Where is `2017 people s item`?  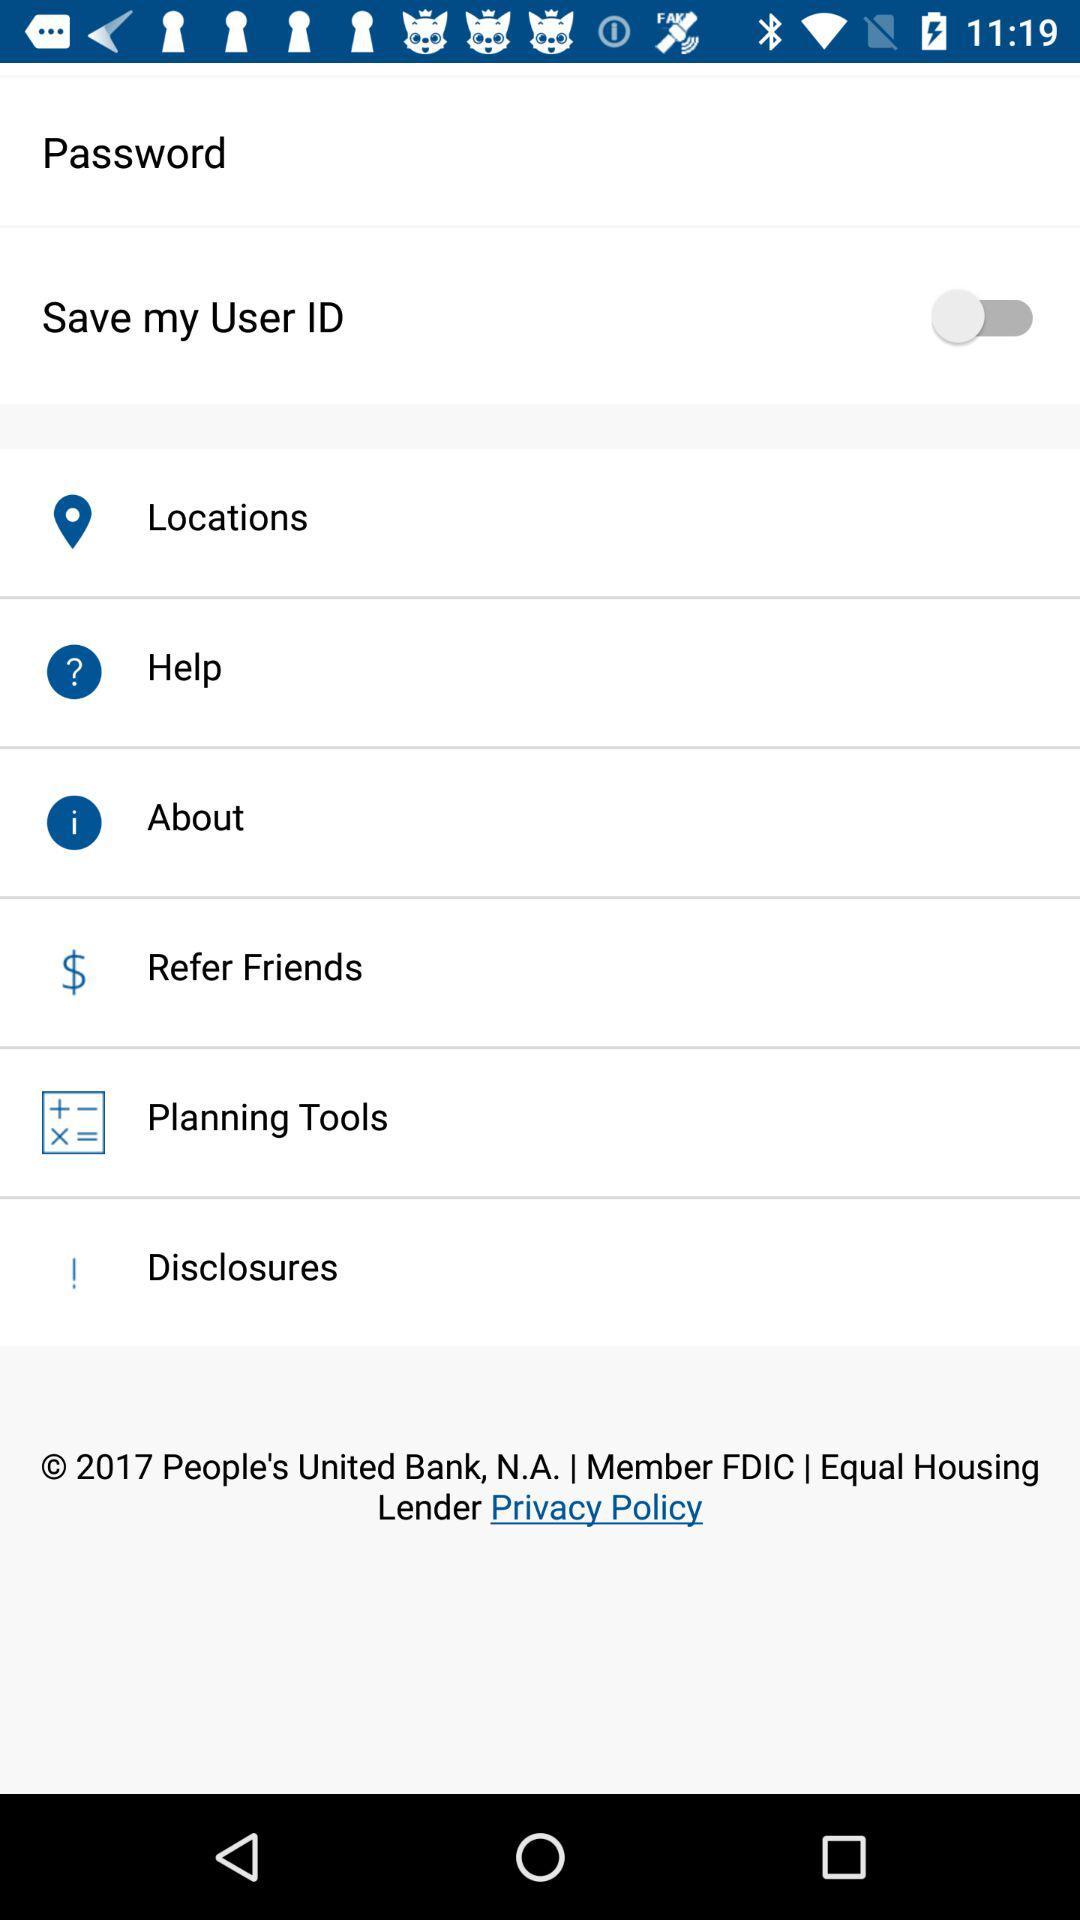
2017 people s item is located at coordinates (540, 1519).